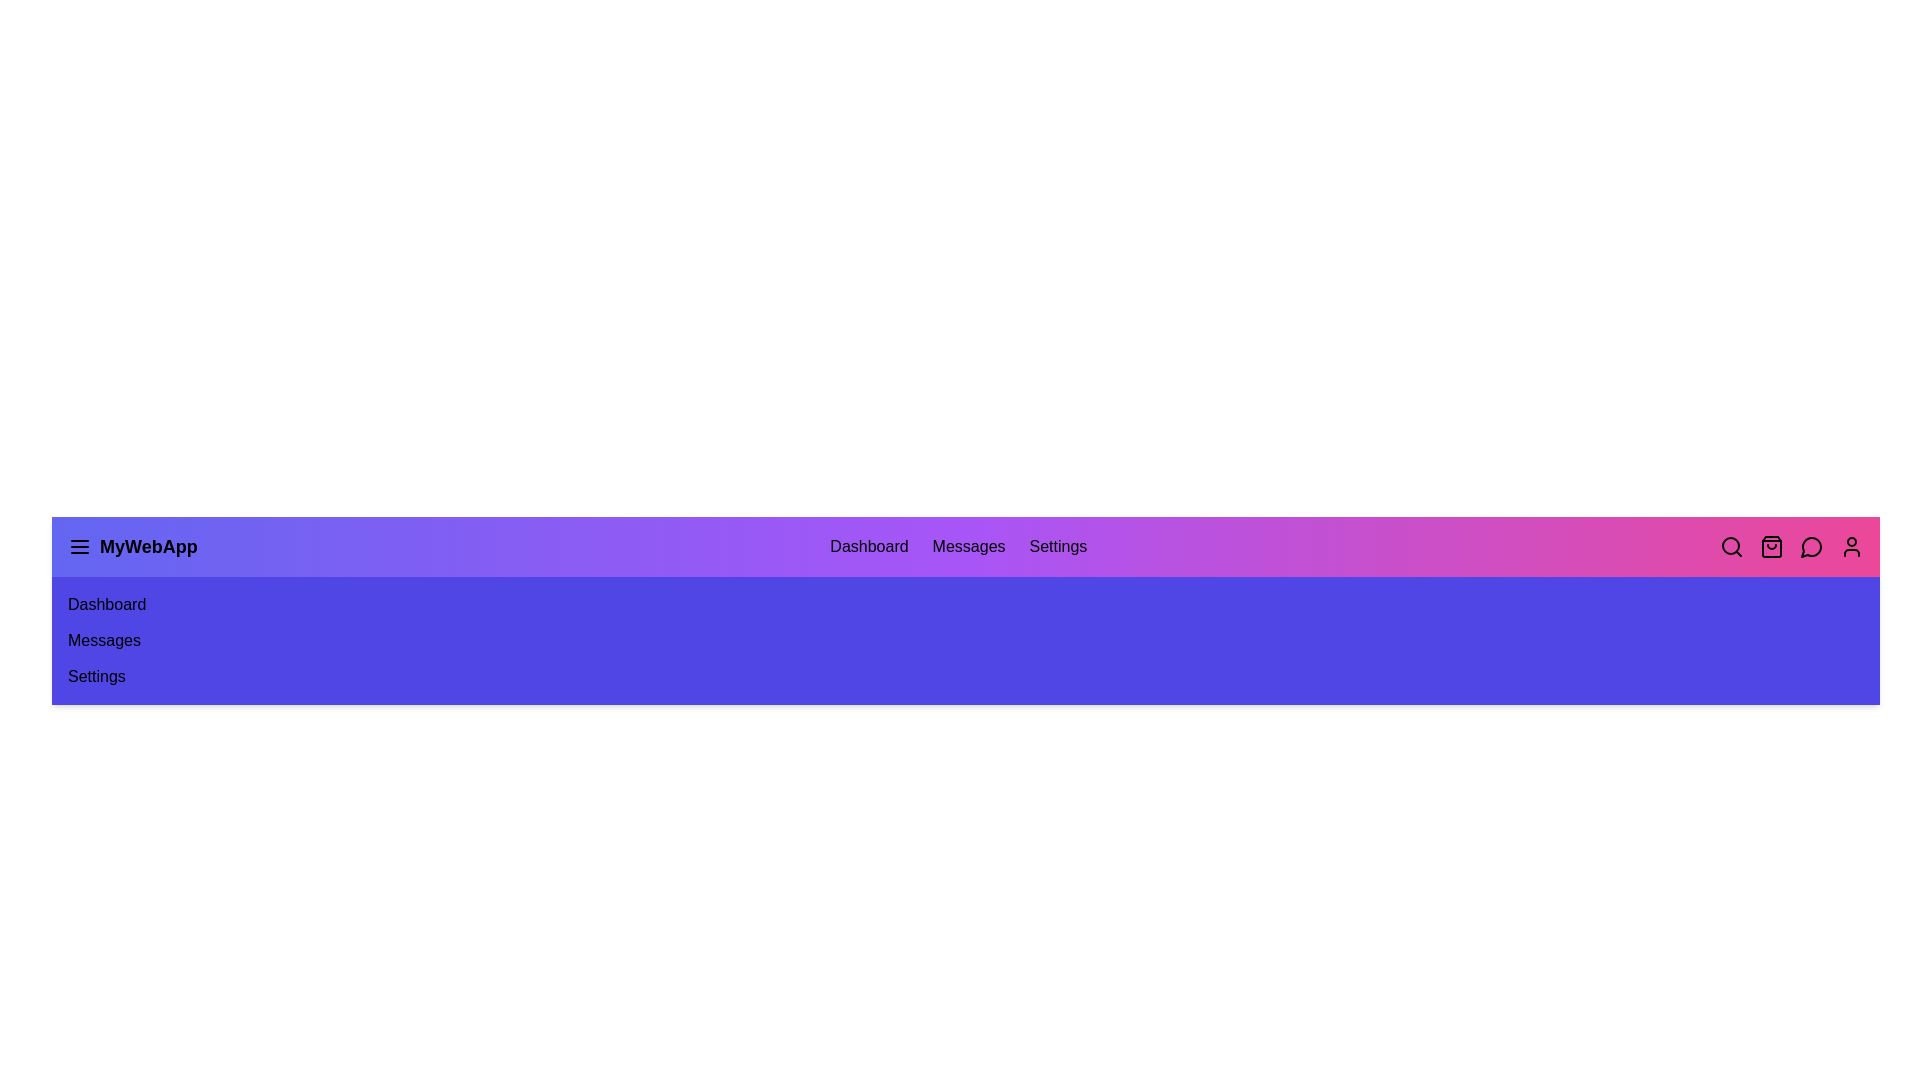  Describe the element at coordinates (1057, 547) in the screenshot. I see `the menu item Settings to observe the hover effect` at that location.